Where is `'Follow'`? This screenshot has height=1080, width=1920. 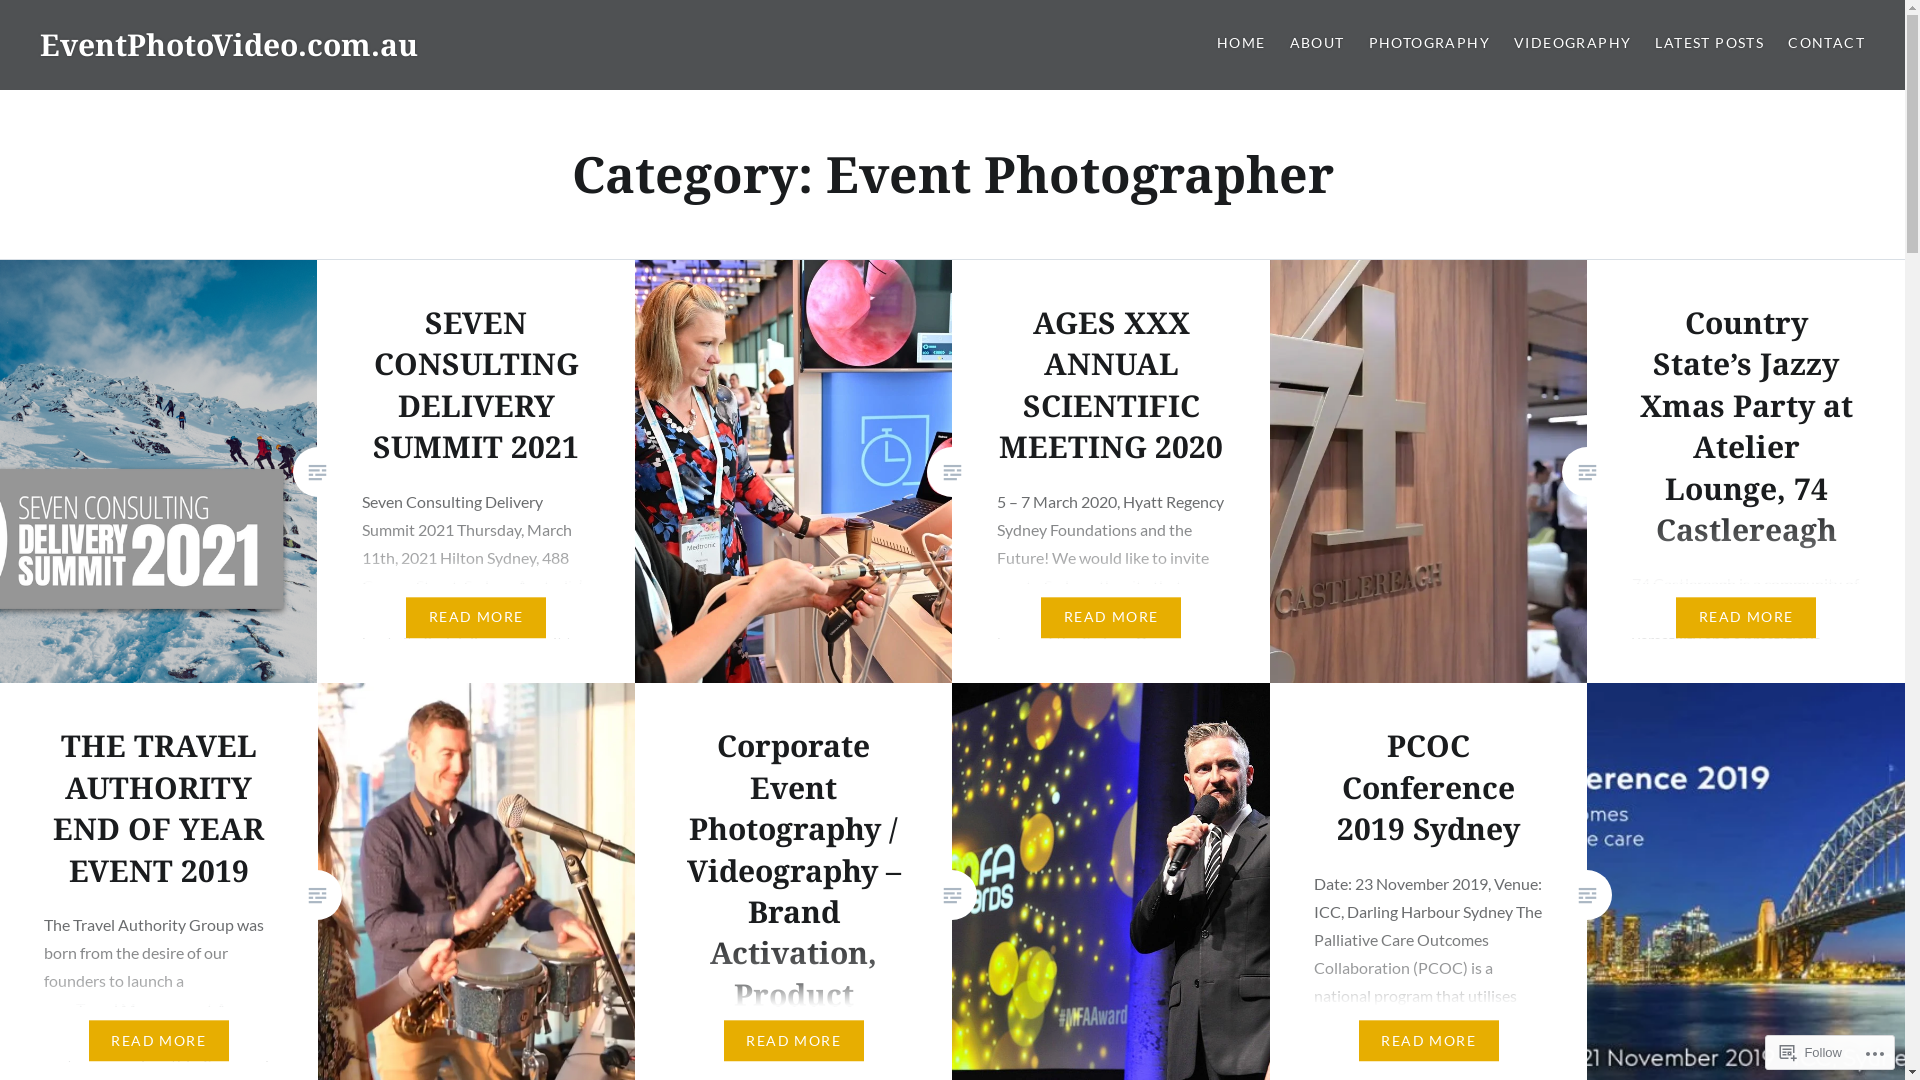
'Follow' is located at coordinates (1810, 1051).